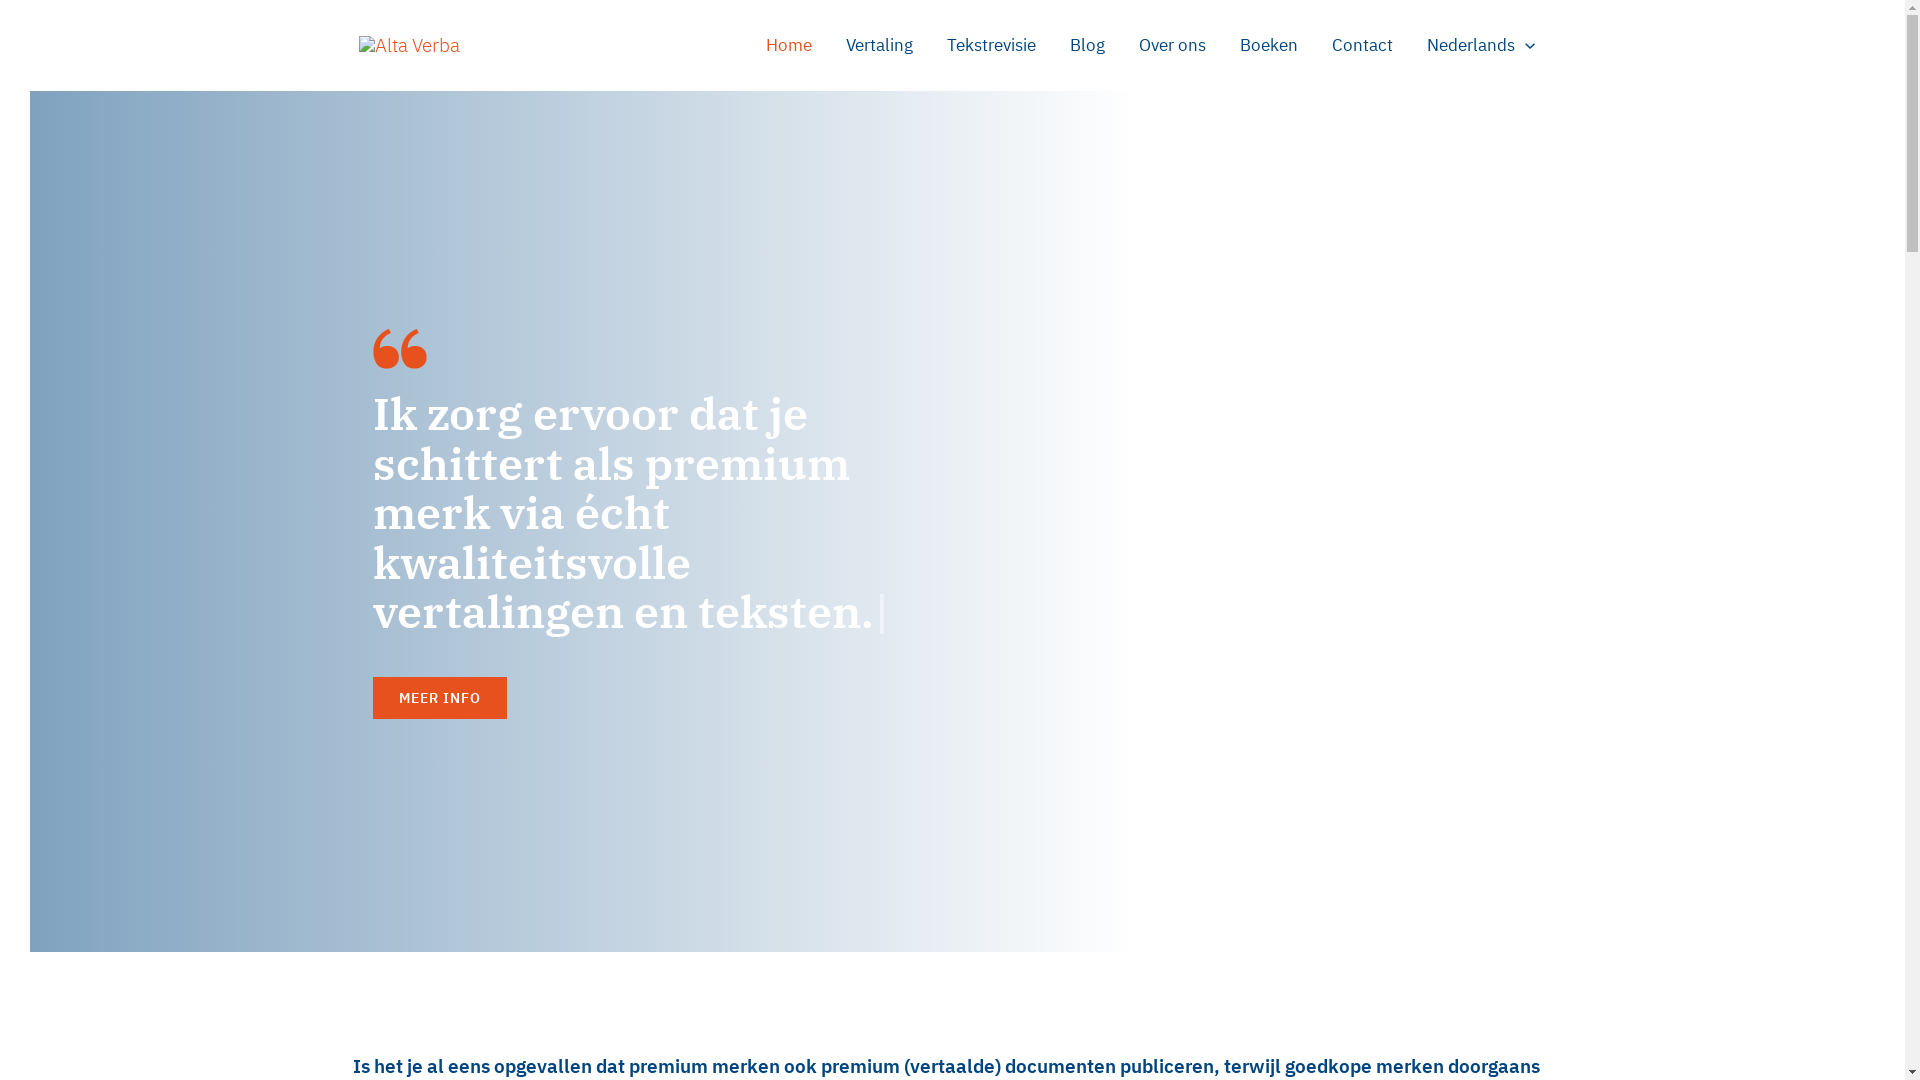 Image resolution: width=1920 pixels, height=1080 pixels. I want to click on 'Over ons', so click(1172, 45).